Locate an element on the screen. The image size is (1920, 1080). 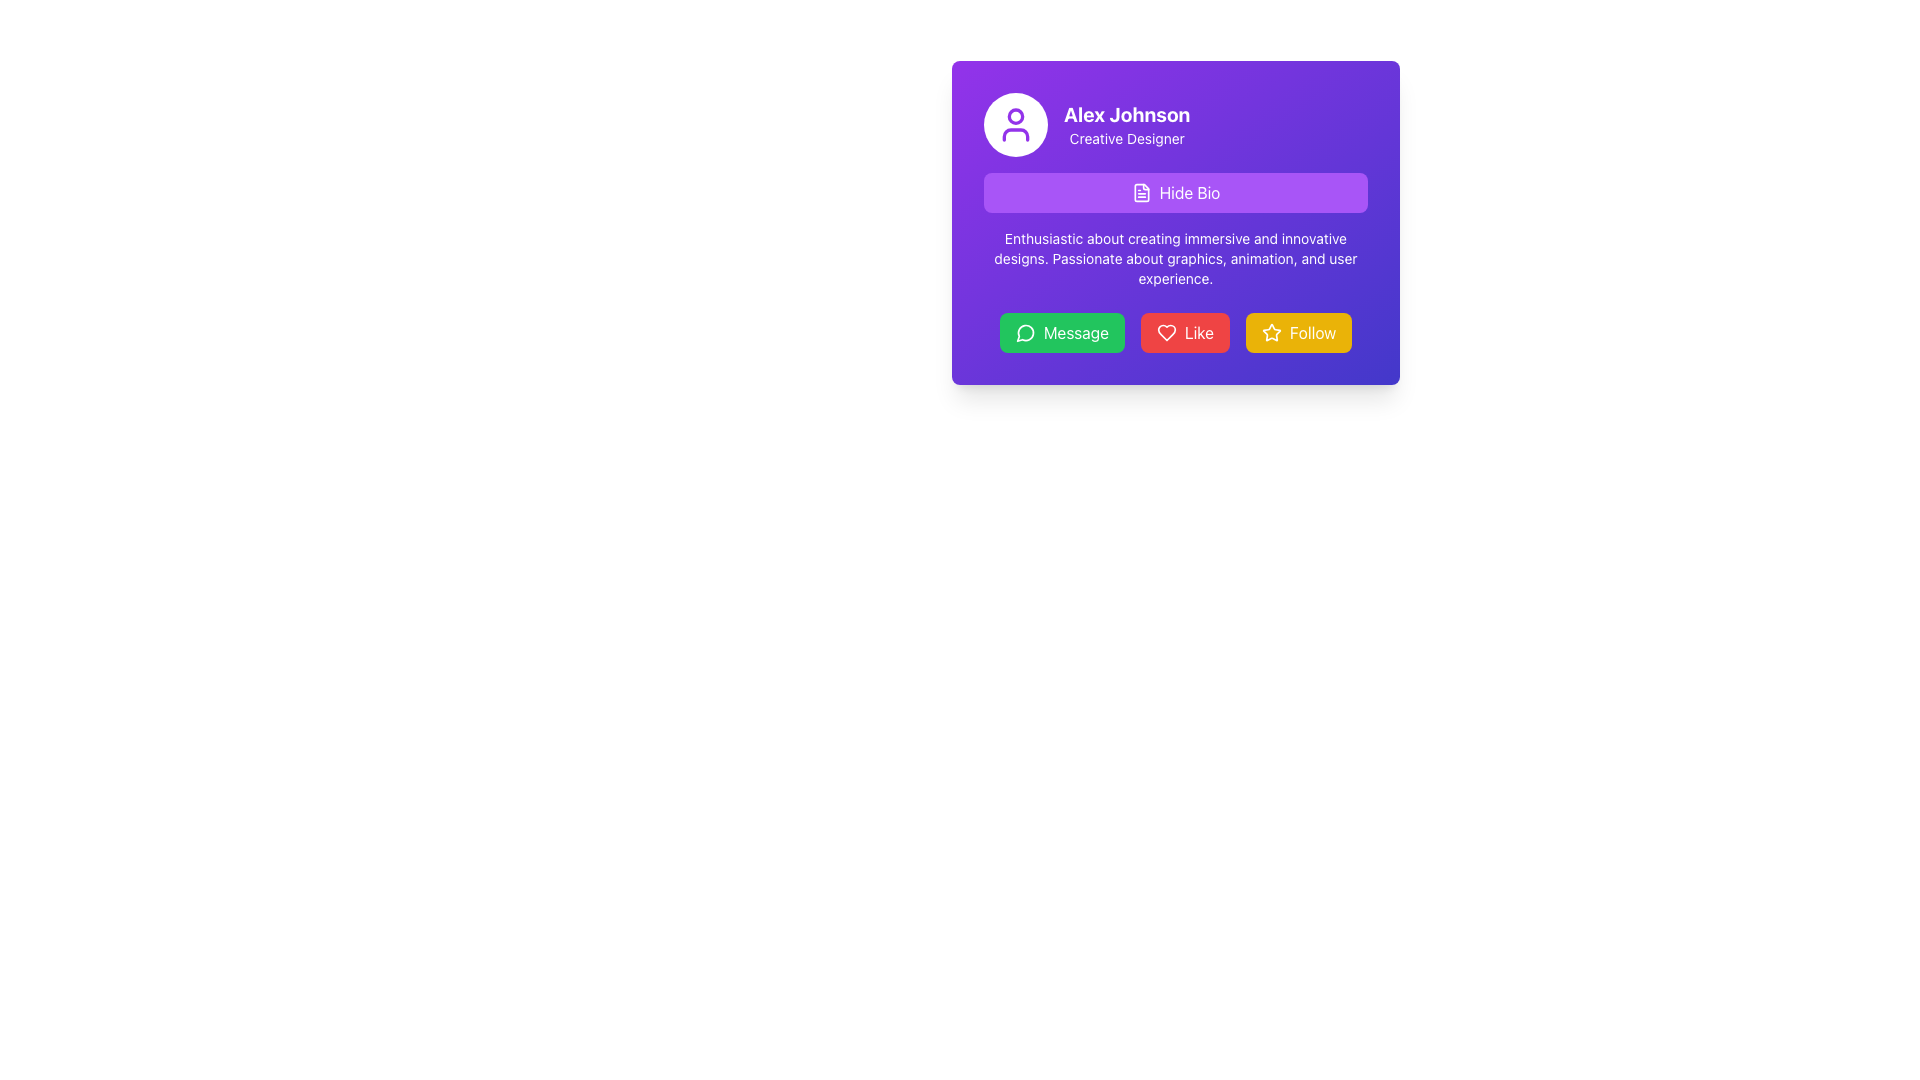
the 'Follow' button element is located at coordinates (1299, 331).